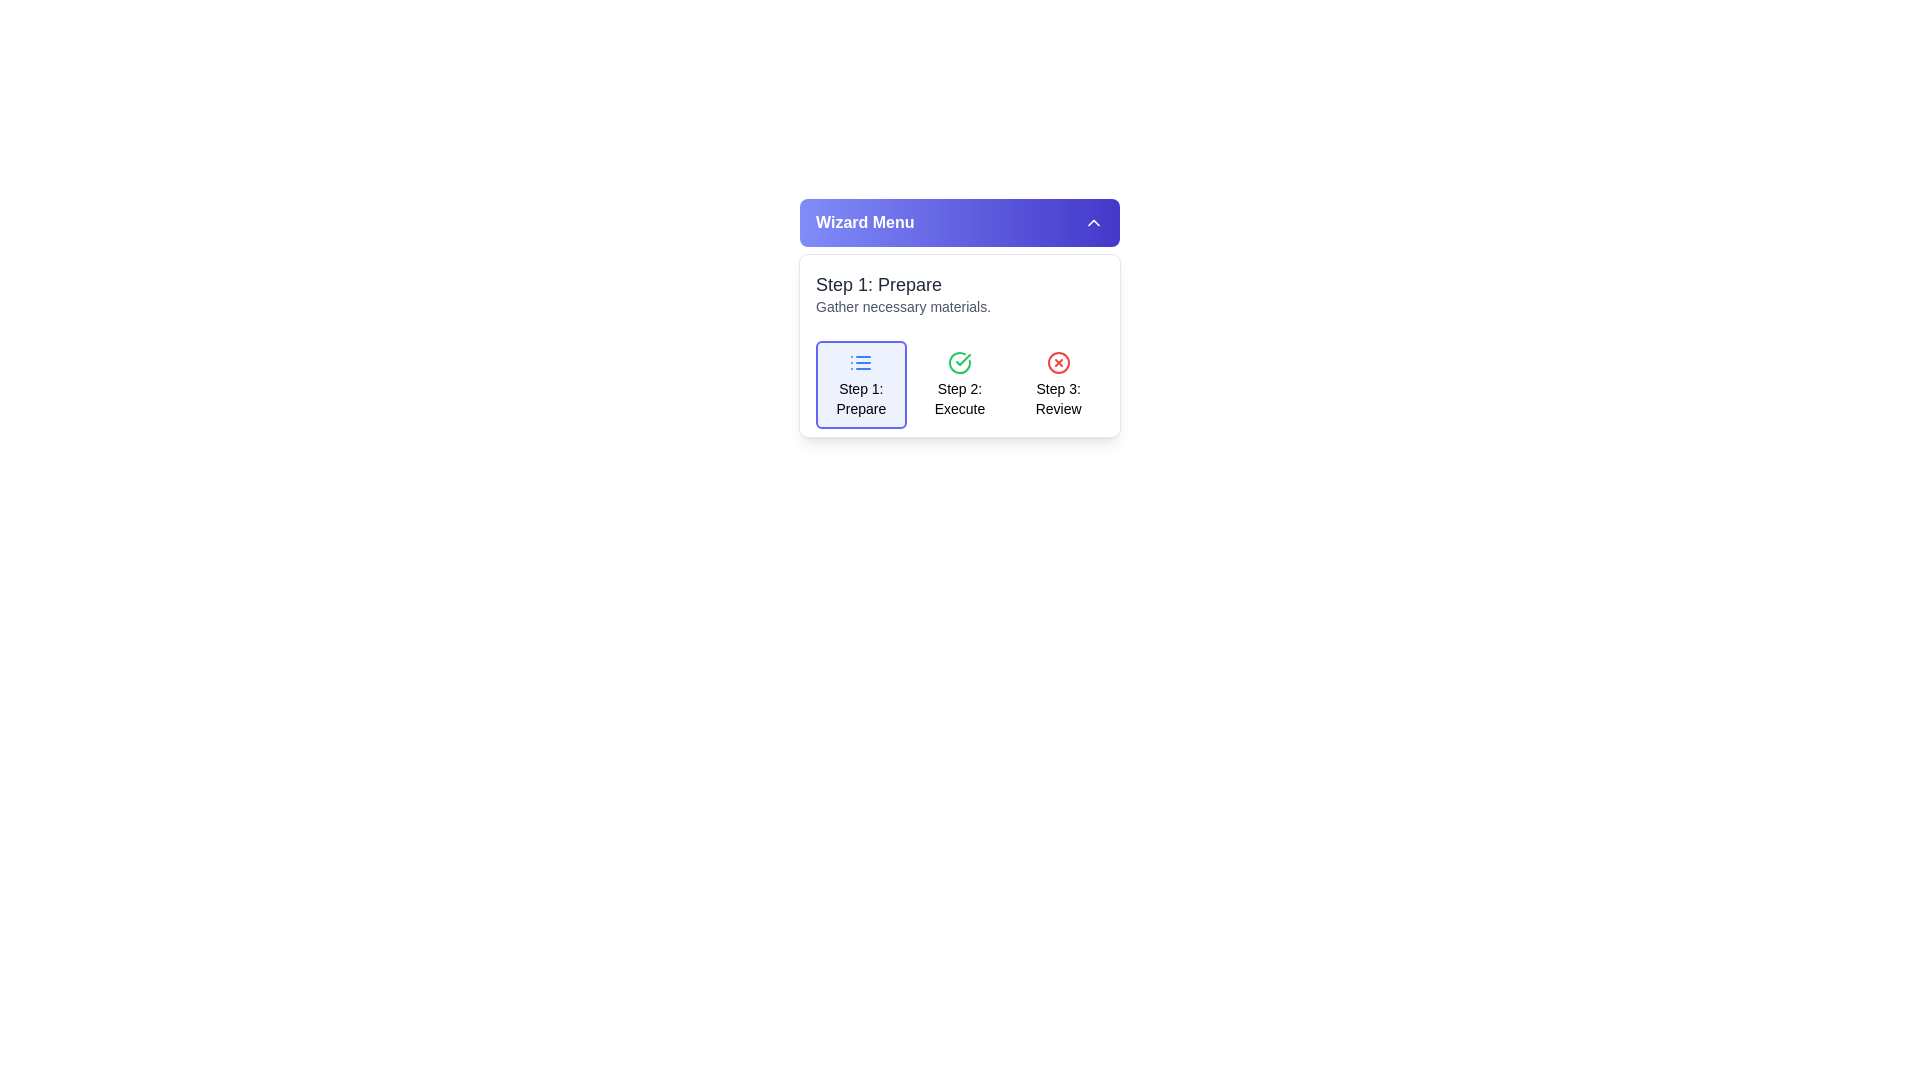 This screenshot has height=1080, width=1920. What do you see at coordinates (960, 293) in the screenshot?
I see `the informational header text block located below the 'Wizard Menu' header and above the buttons labeled 'Step 1: Prepare', 'Step 2: Execute', and 'Step 3: Review'` at bounding box center [960, 293].